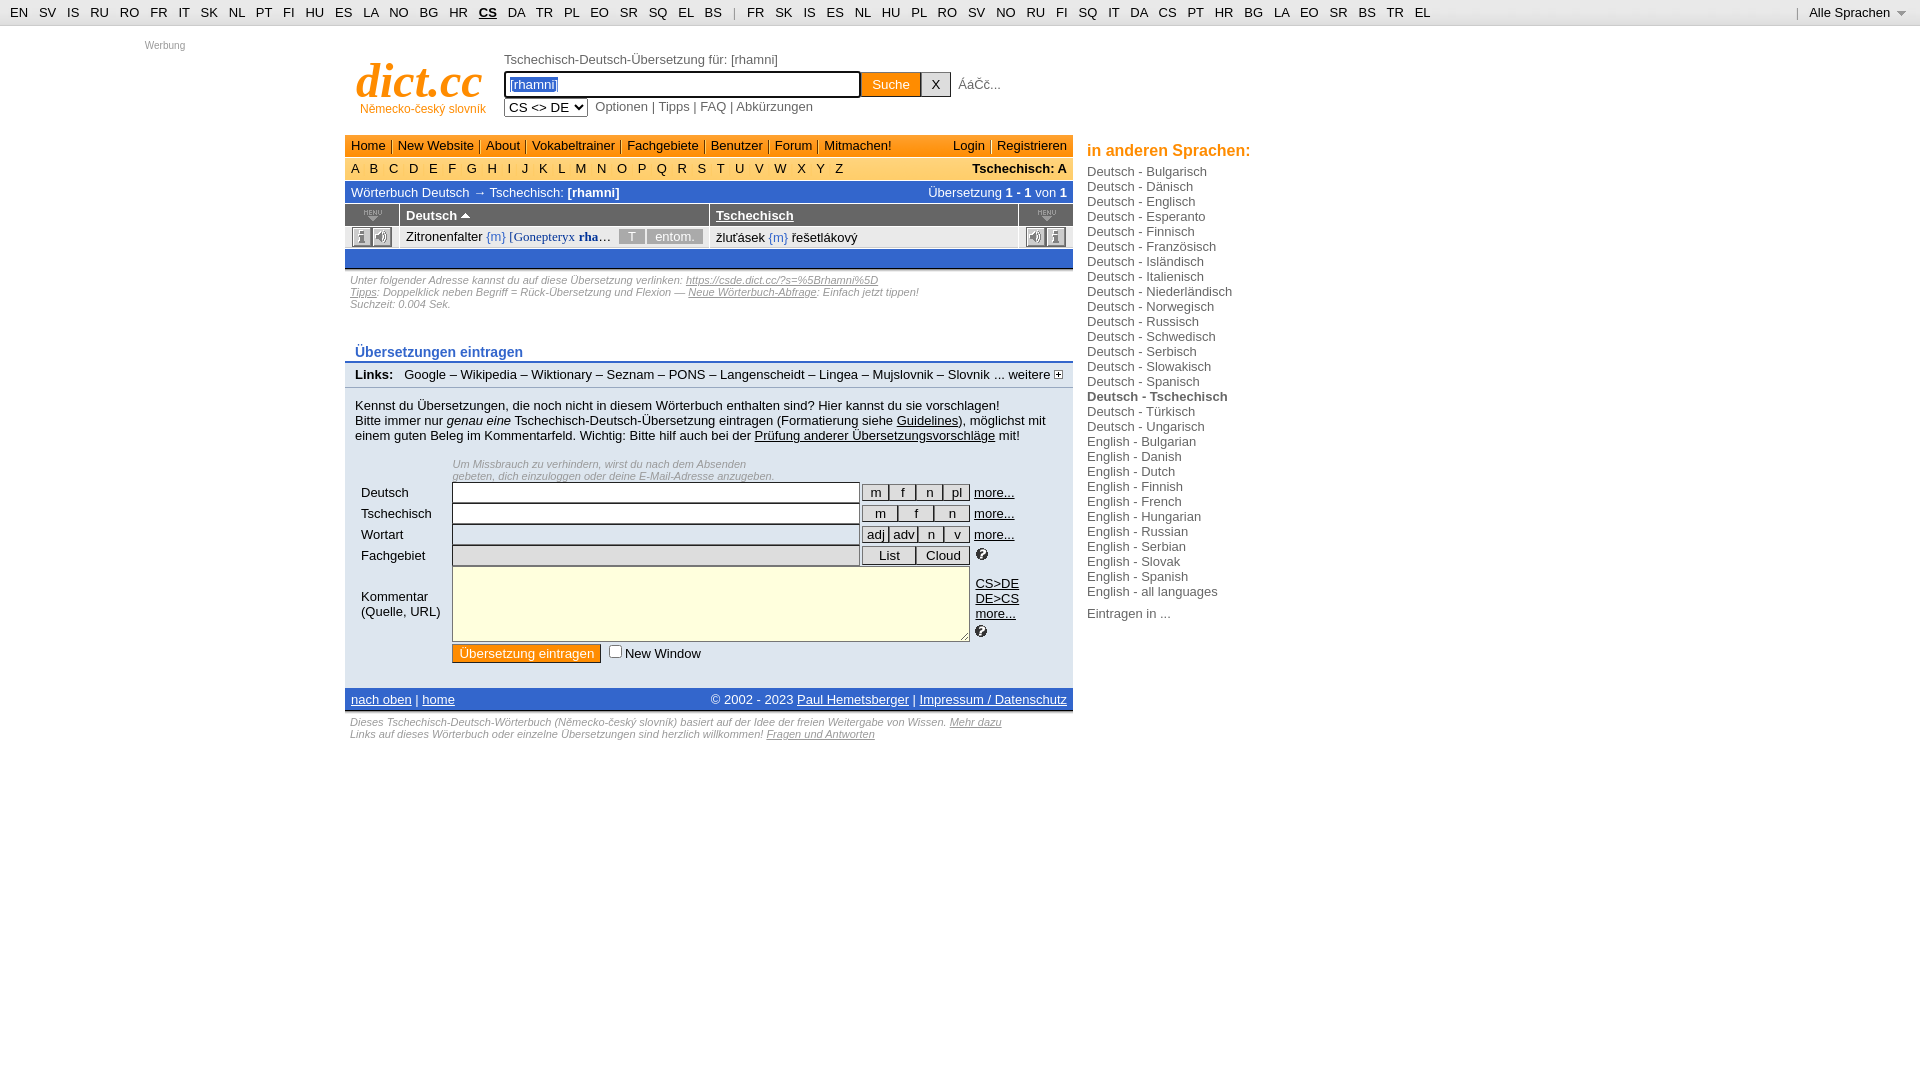 The height and width of the screenshot is (1080, 1920). What do you see at coordinates (781, 280) in the screenshot?
I see `'https://csde.dict.cc/?s=%5Brhamni%5D'` at bounding box center [781, 280].